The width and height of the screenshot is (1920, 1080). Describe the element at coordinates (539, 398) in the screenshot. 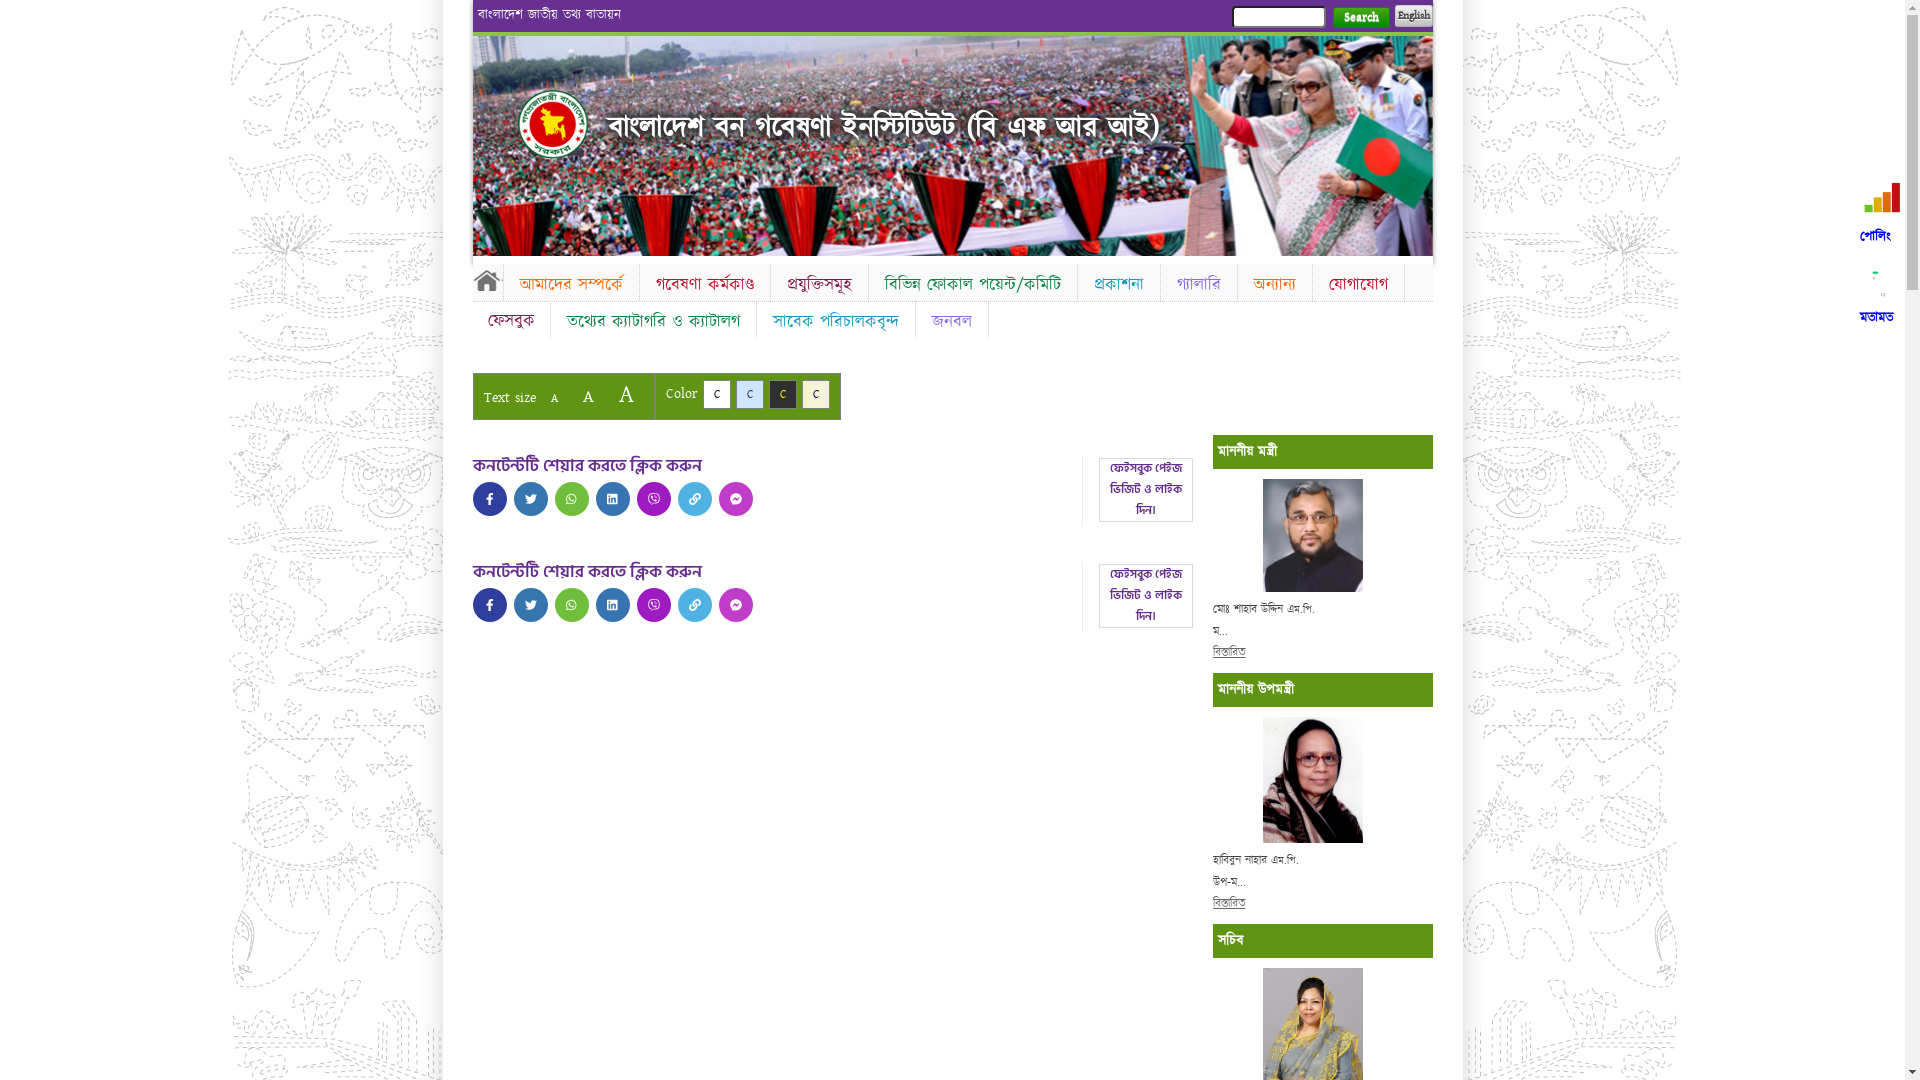

I see `'A'` at that location.